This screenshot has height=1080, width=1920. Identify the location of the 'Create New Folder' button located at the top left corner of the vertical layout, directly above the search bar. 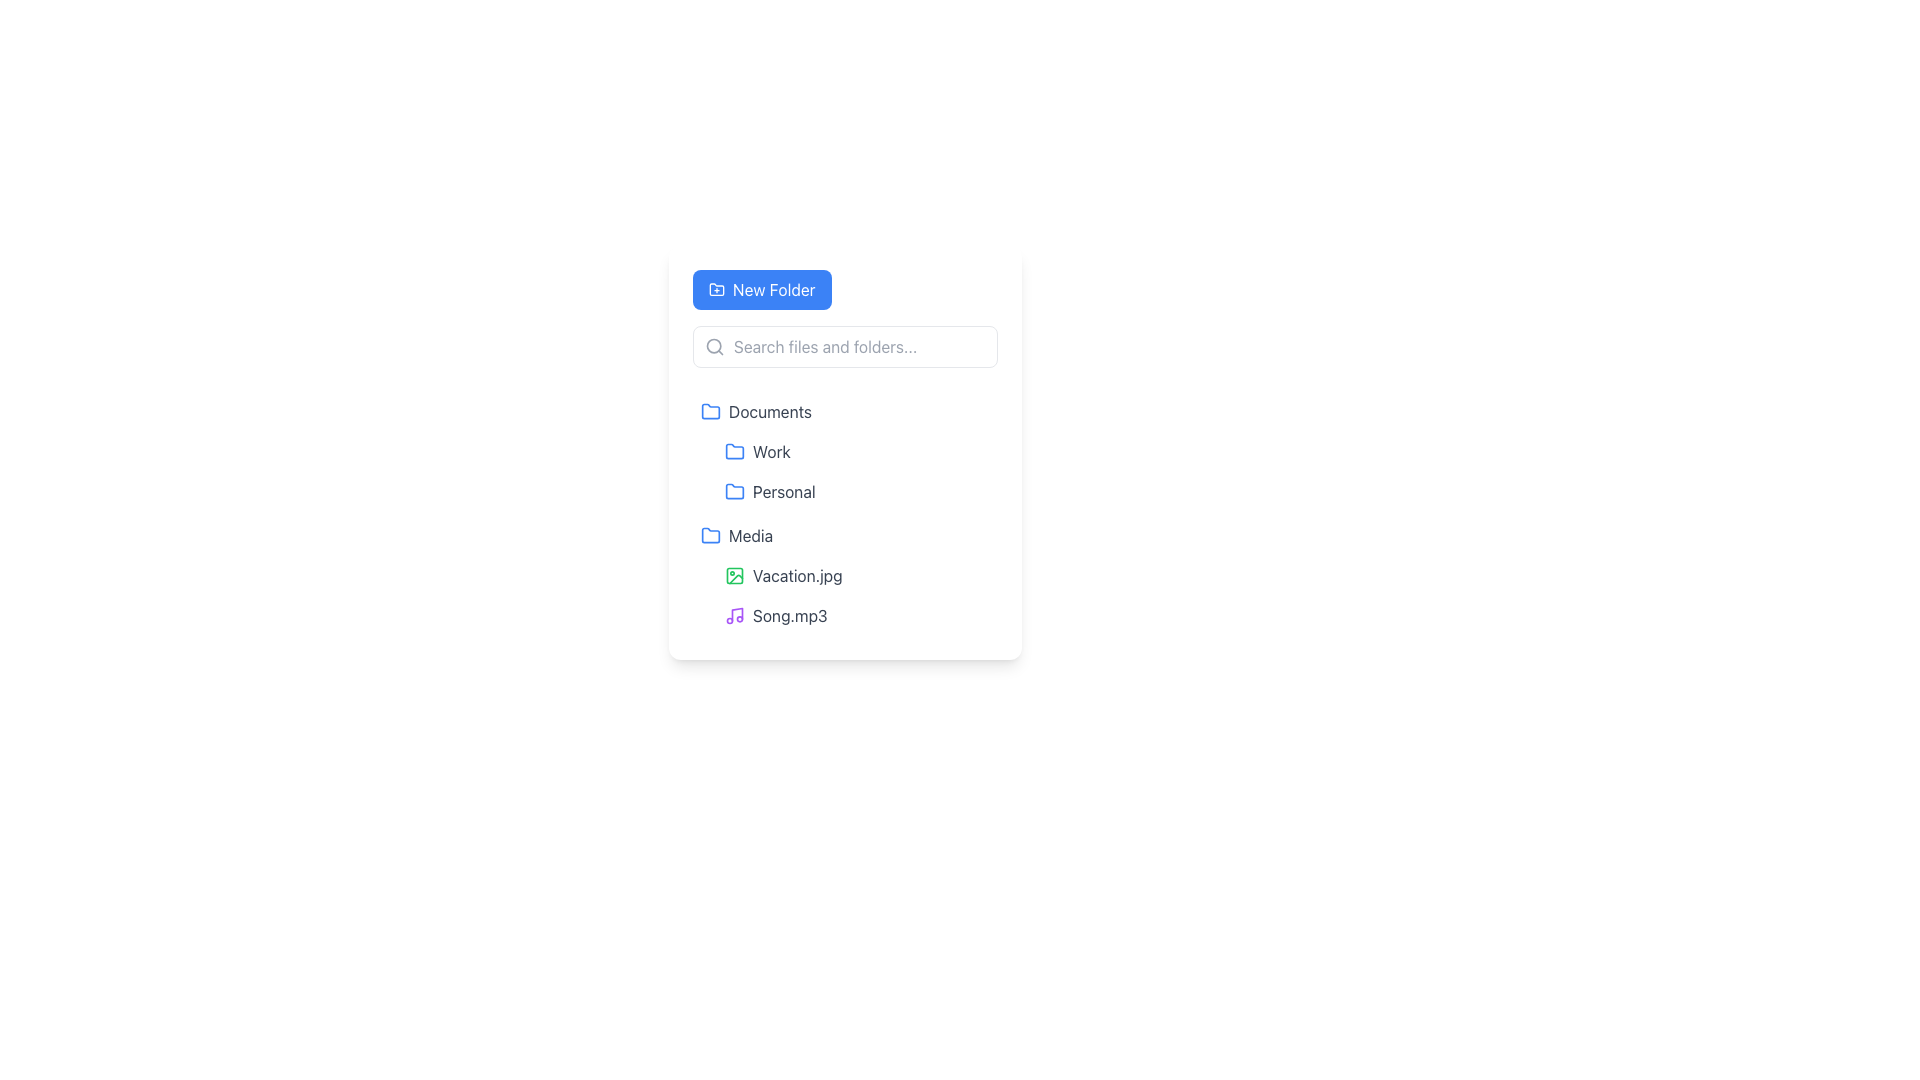
(761, 289).